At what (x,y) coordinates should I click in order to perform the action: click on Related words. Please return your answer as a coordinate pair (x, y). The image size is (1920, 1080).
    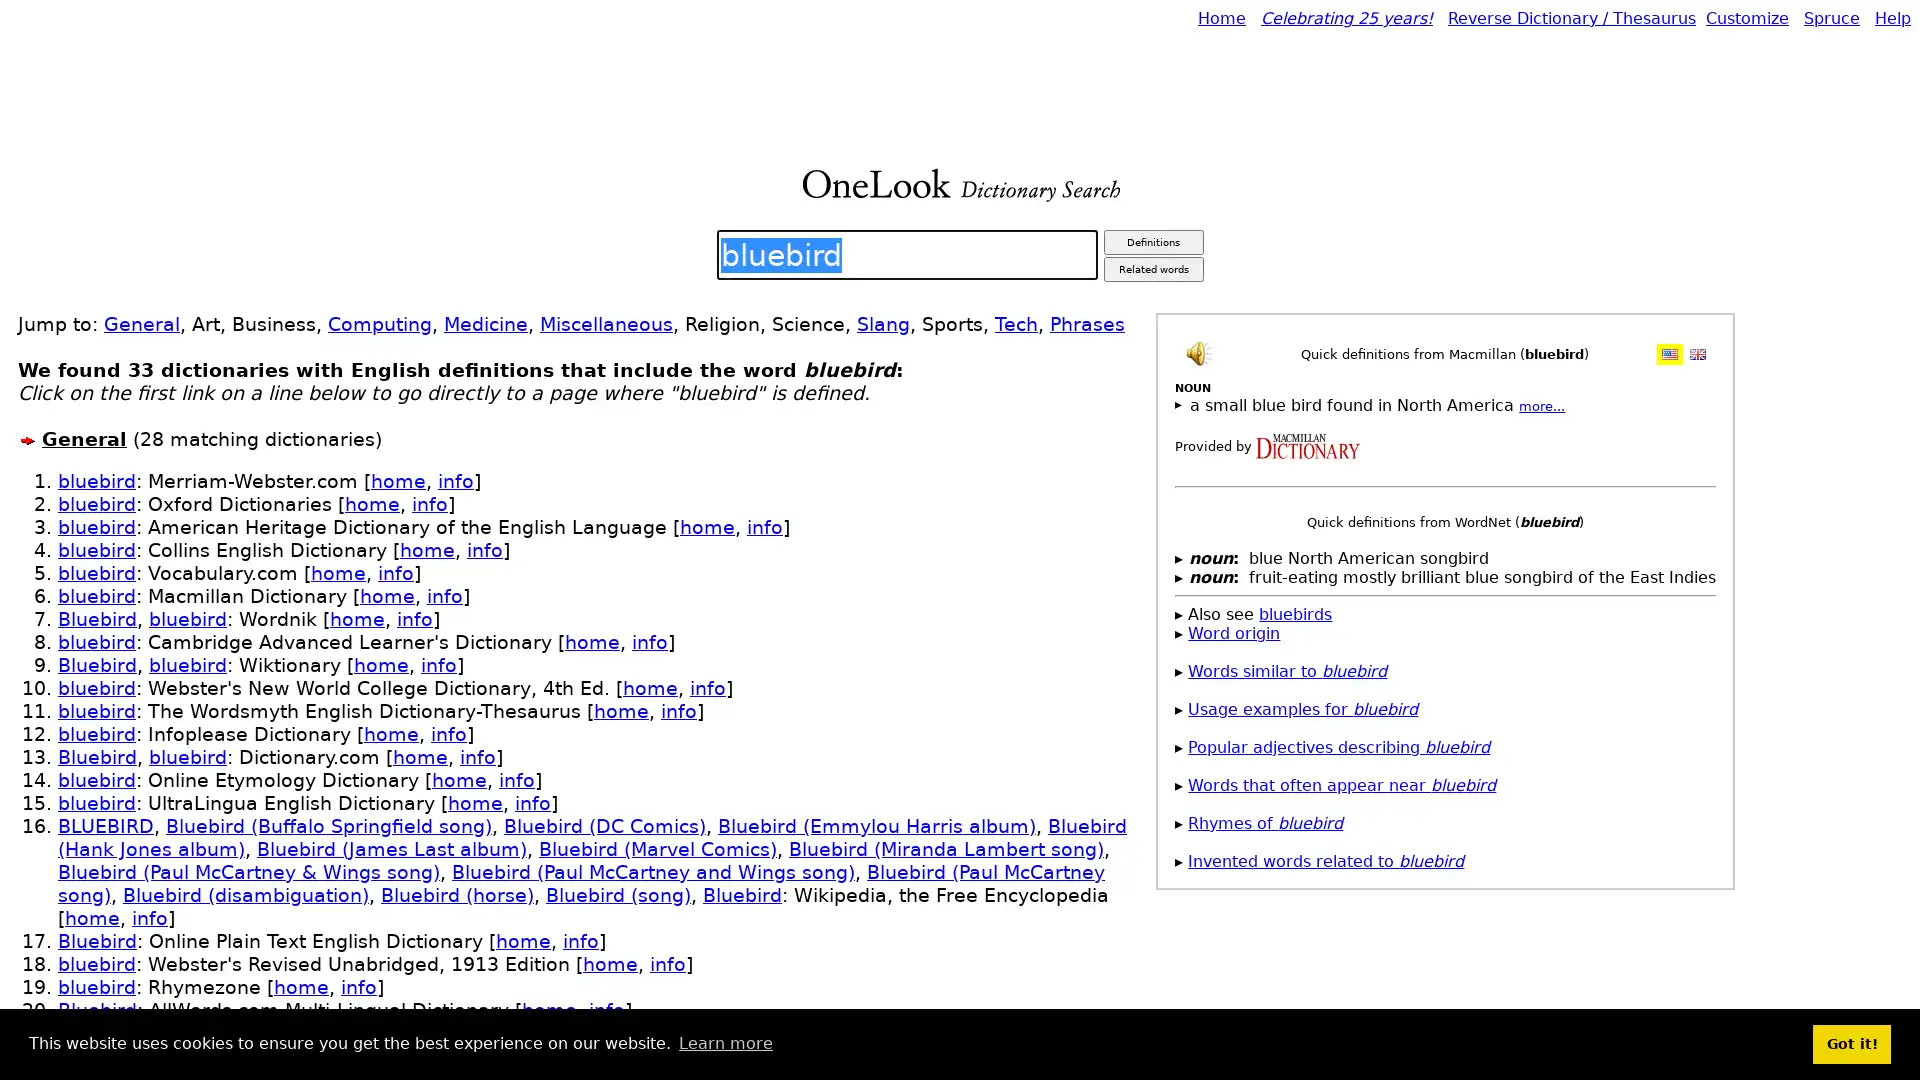
    Looking at the image, I should click on (1152, 268).